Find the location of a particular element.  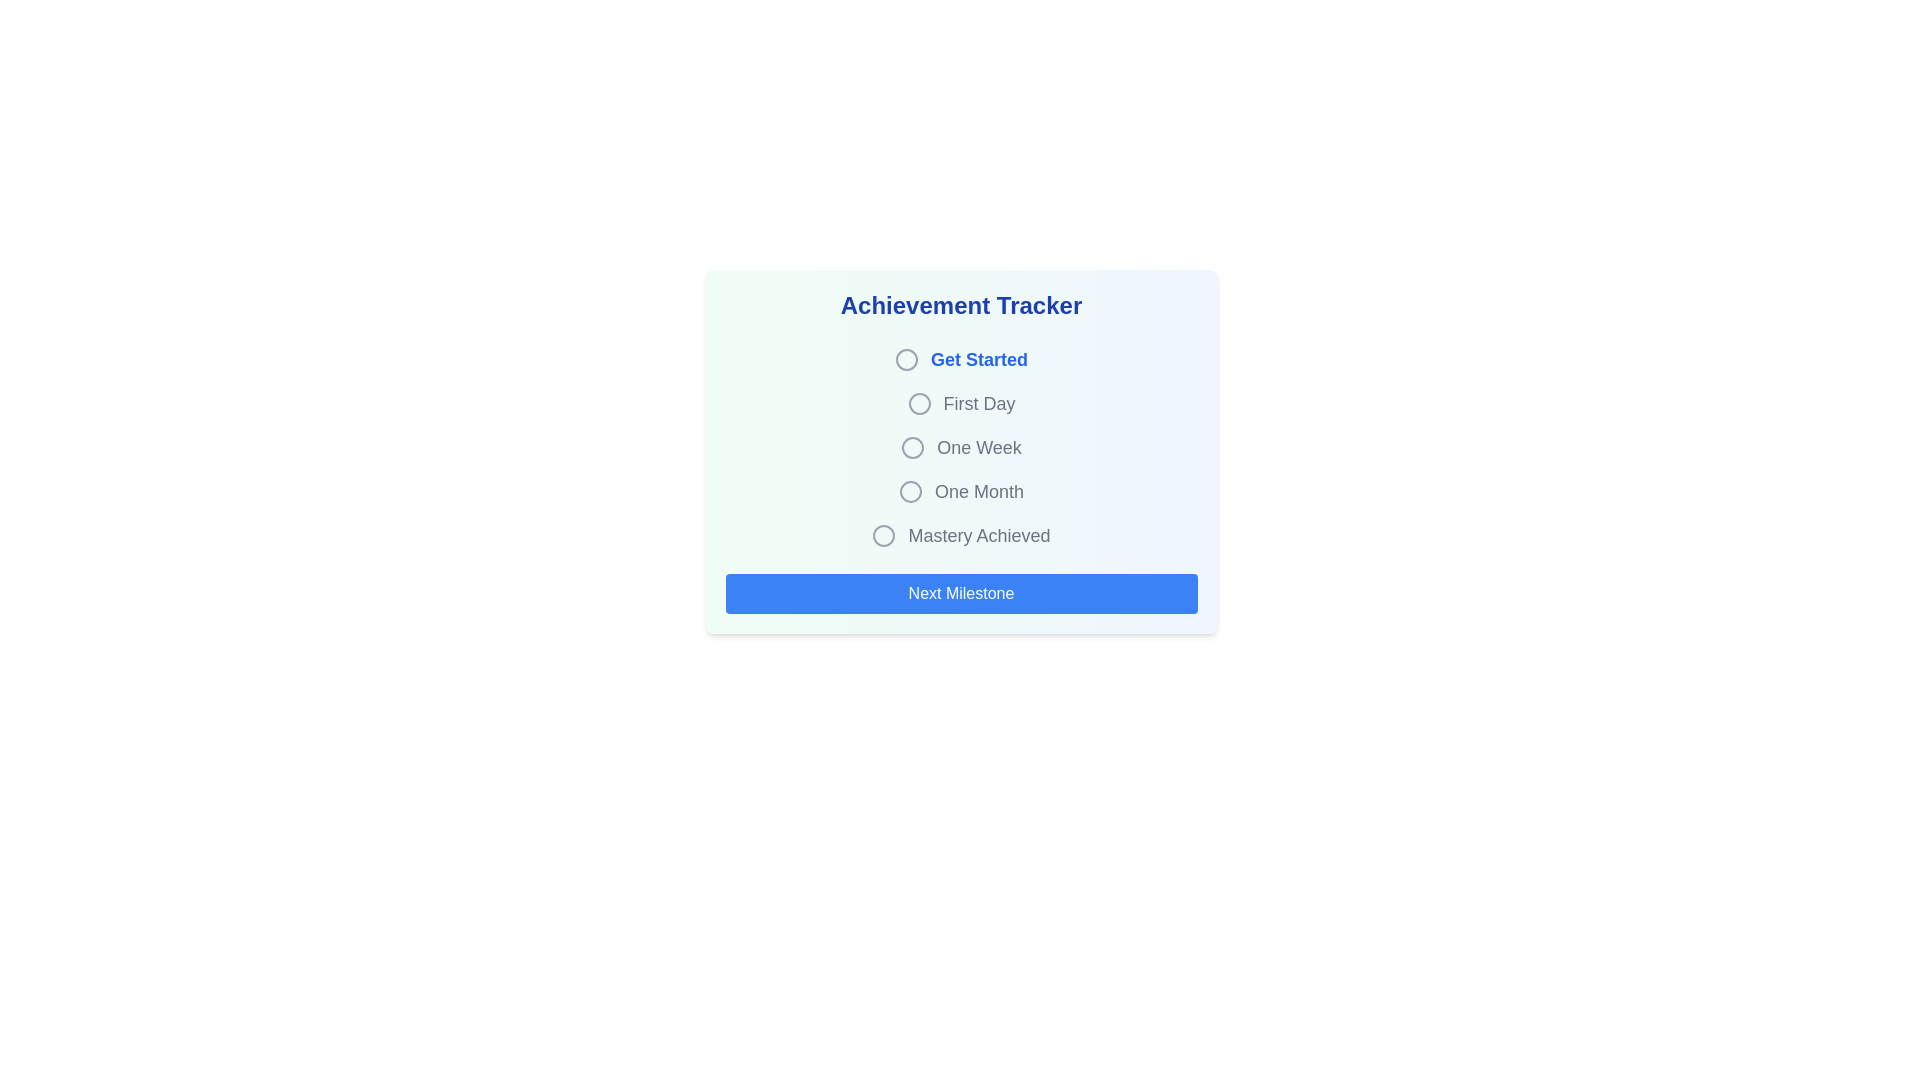

the 'Get Started' radio button is located at coordinates (961, 358).